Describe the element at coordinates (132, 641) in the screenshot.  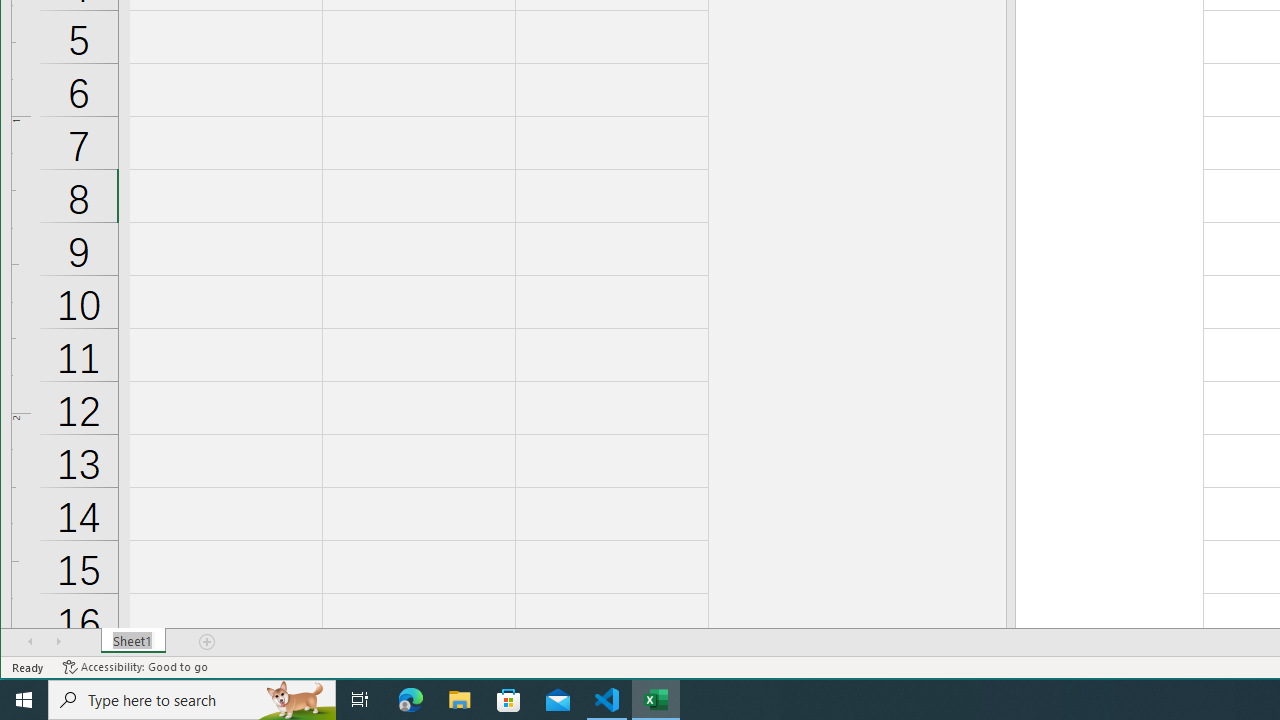
I see `'Sheet Tab'` at that location.